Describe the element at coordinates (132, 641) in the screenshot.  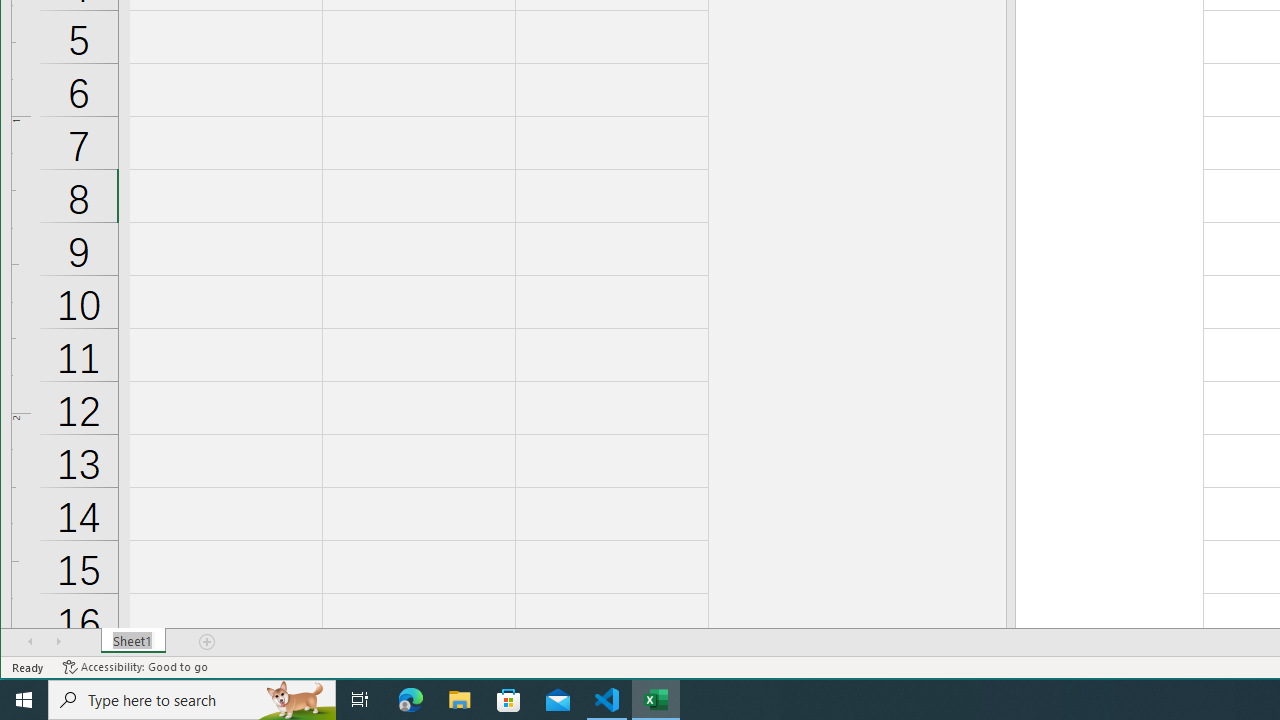
I see `'Sheet Tab'` at that location.